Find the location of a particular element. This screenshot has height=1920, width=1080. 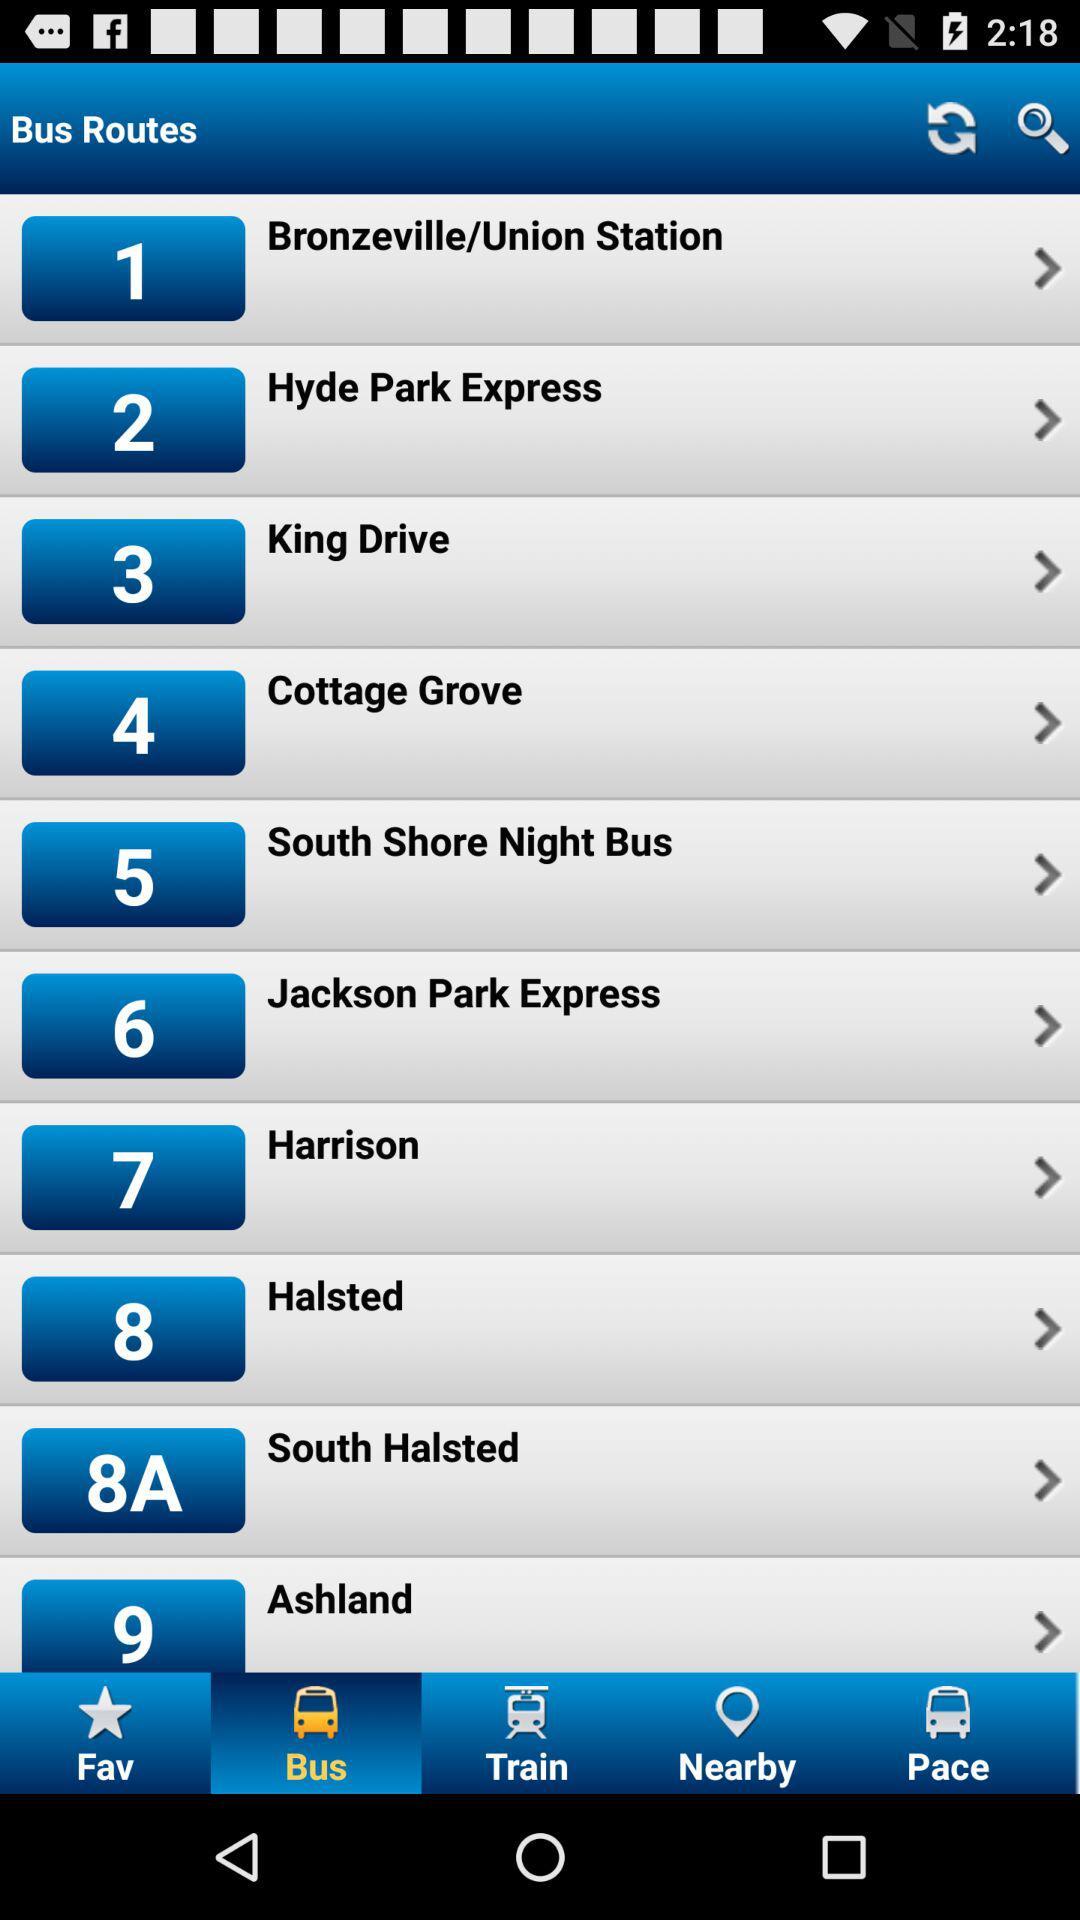

the search icon is located at coordinates (1042, 127).